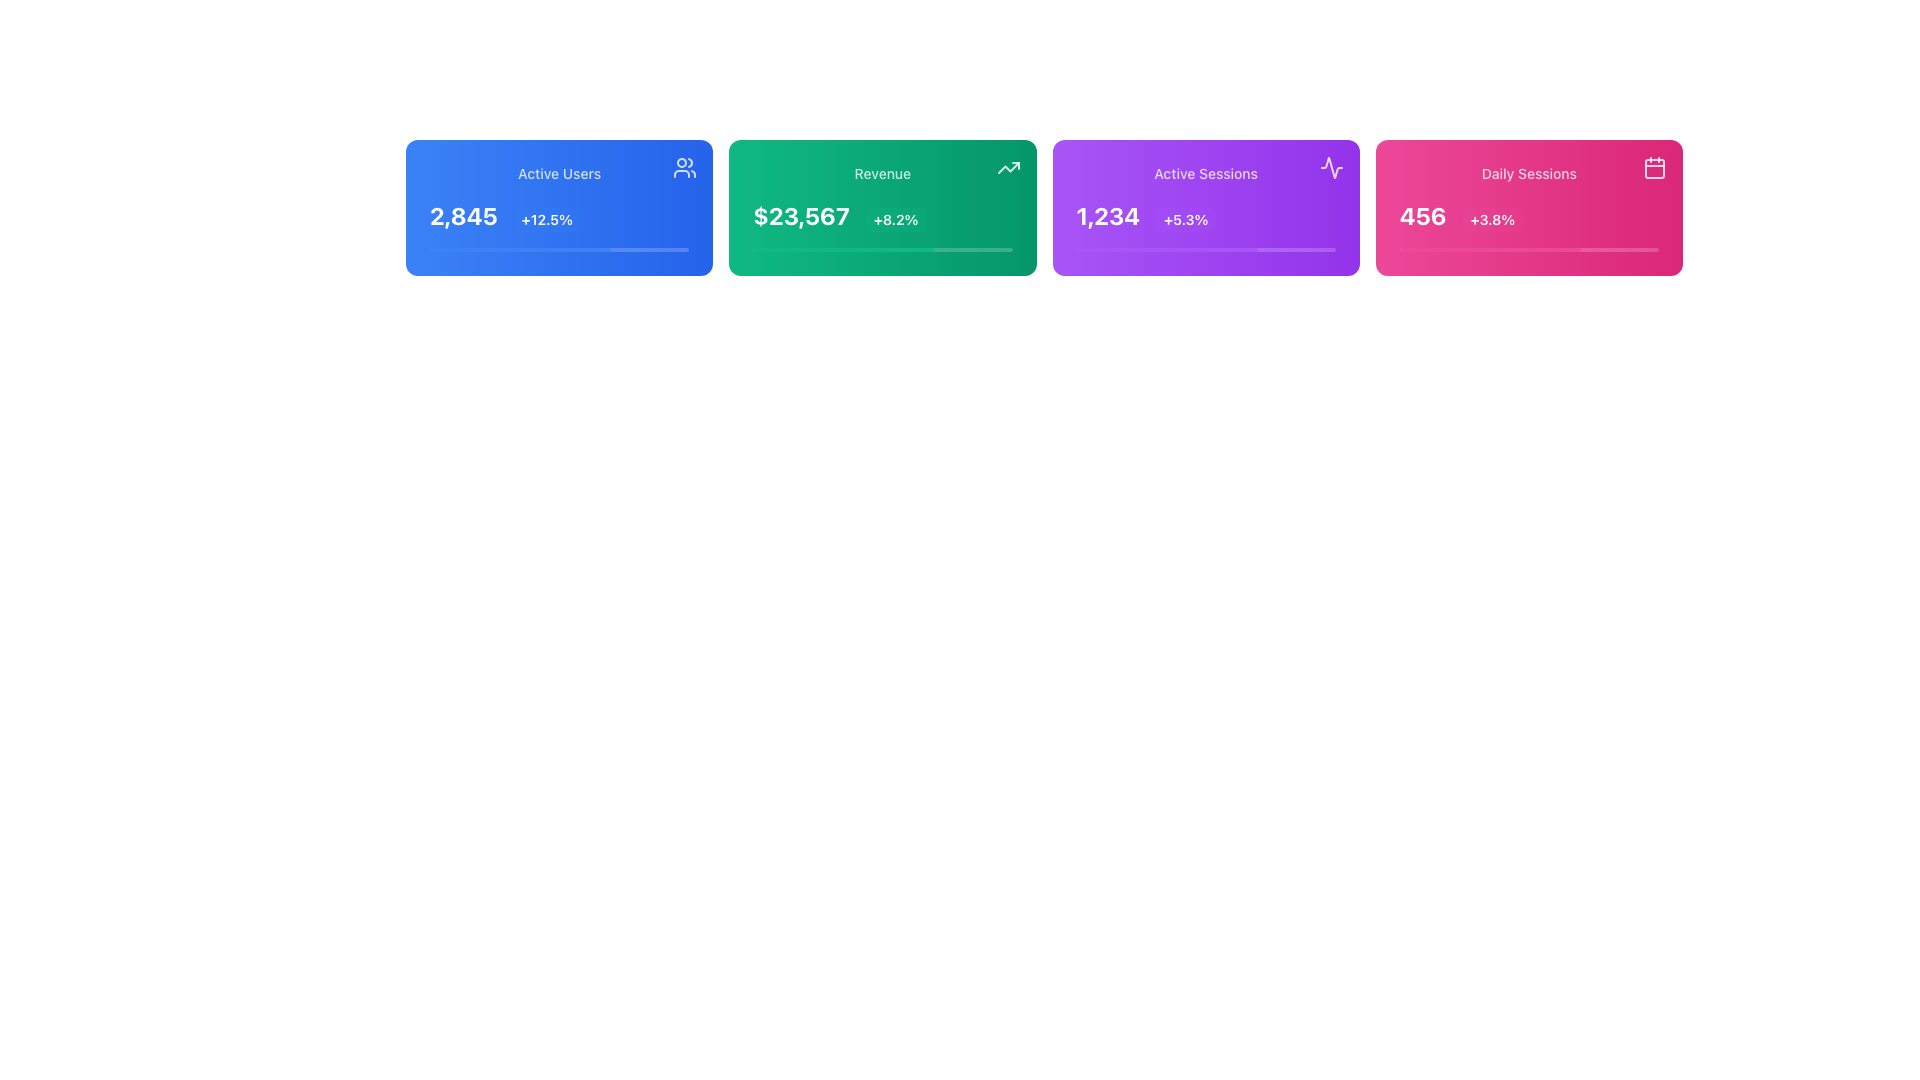 The image size is (1920, 1080). Describe the element at coordinates (881, 249) in the screenshot. I see `the Progress bar at the bottom of the 'Revenue' card, which visually represents the percentage progress of revenue value` at that location.